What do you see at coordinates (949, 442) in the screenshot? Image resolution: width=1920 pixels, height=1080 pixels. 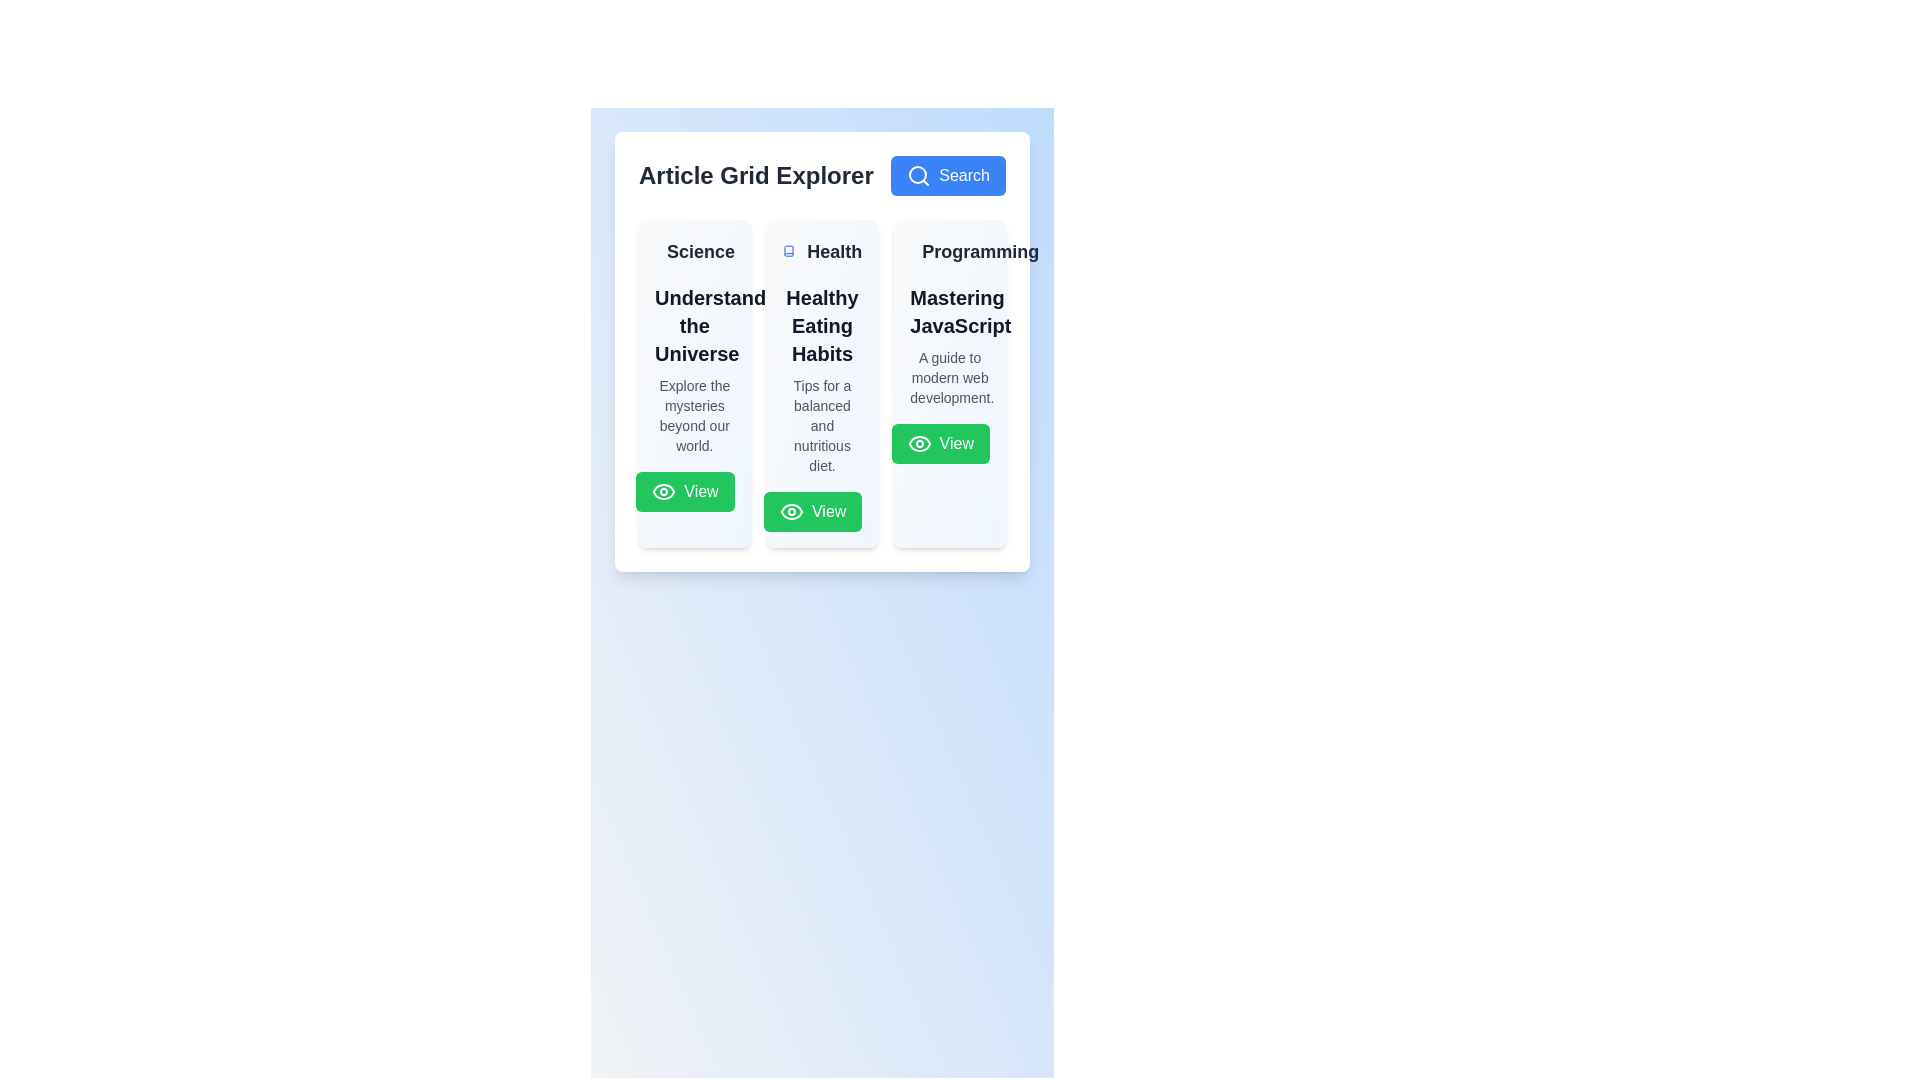 I see `the button located at the bottom-right corner of the 'Programming' card, labeled 'Mastering JavaScript'` at bounding box center [949, 442].